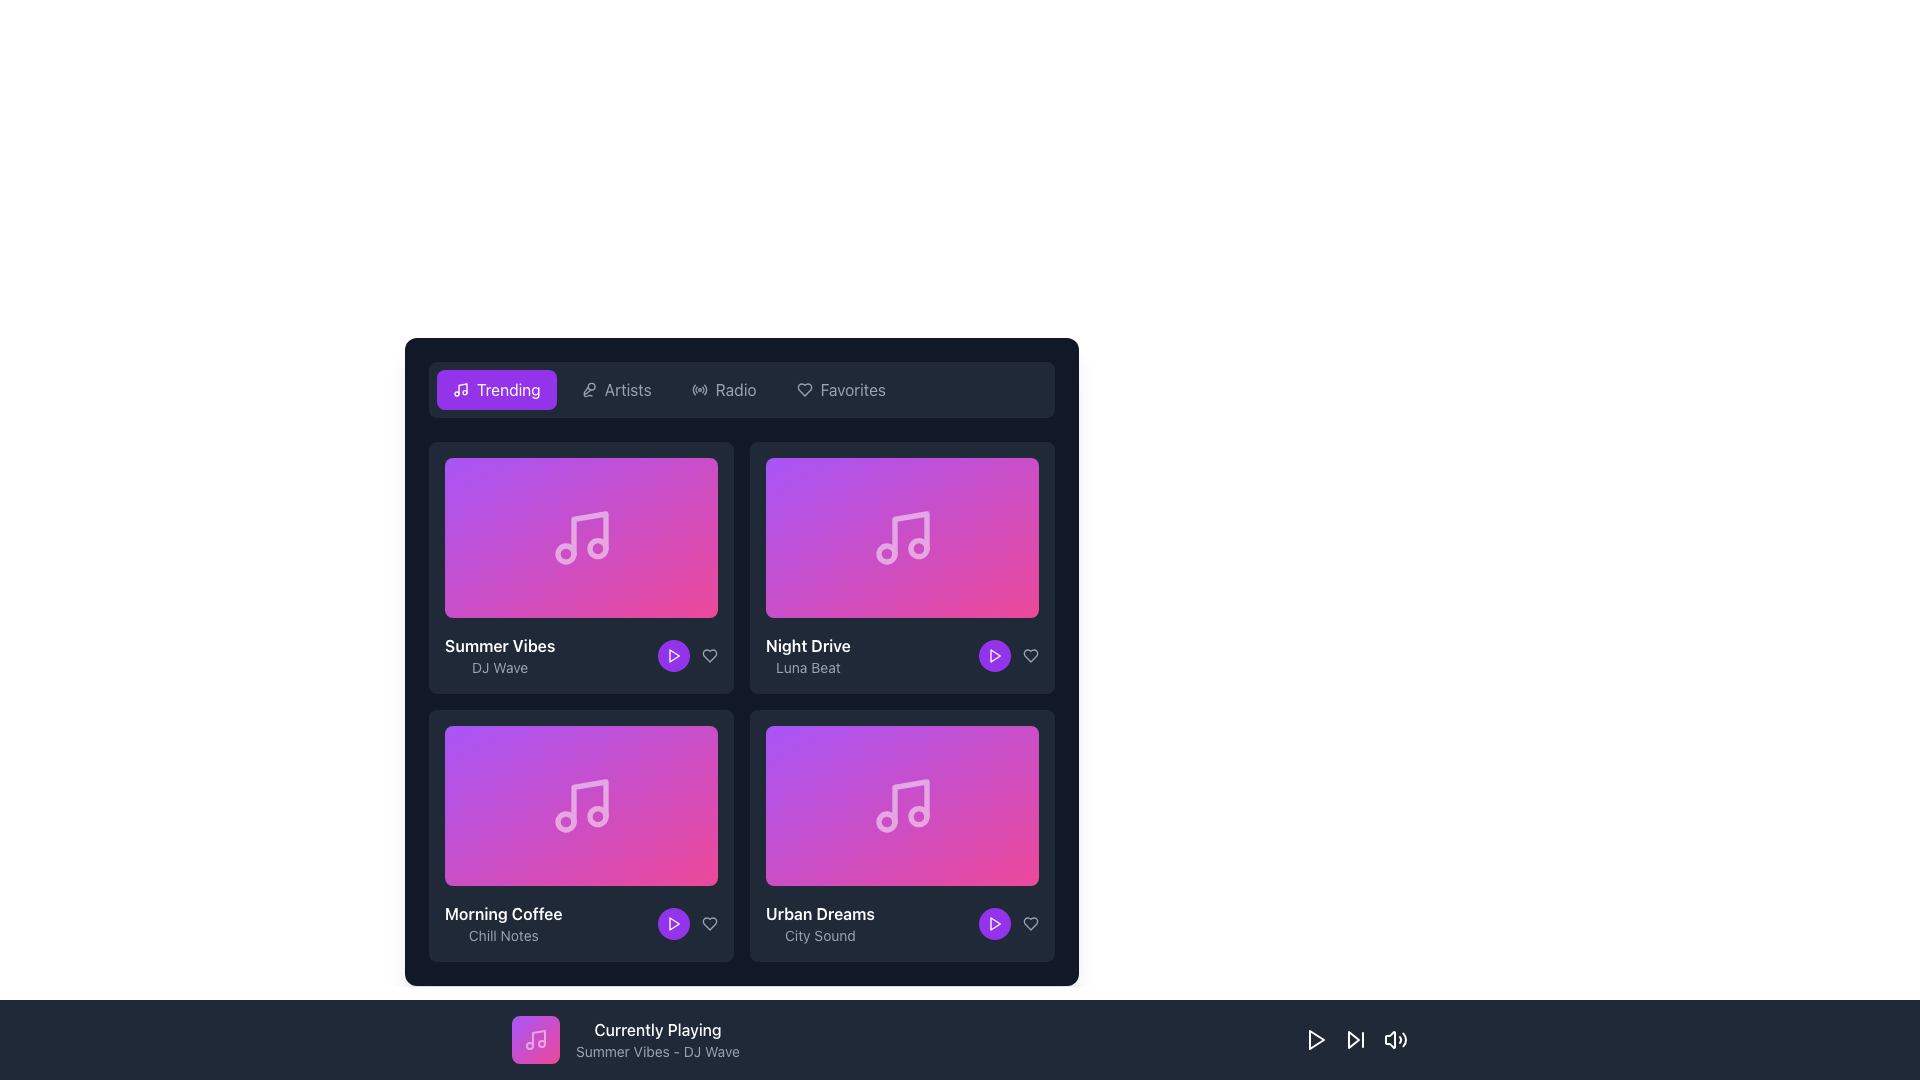  I want to click on the circular purple playback button with a triangular play icon located at the bottom-right of the 'Night Drive' song card to initiate playback, so click(994, 655).